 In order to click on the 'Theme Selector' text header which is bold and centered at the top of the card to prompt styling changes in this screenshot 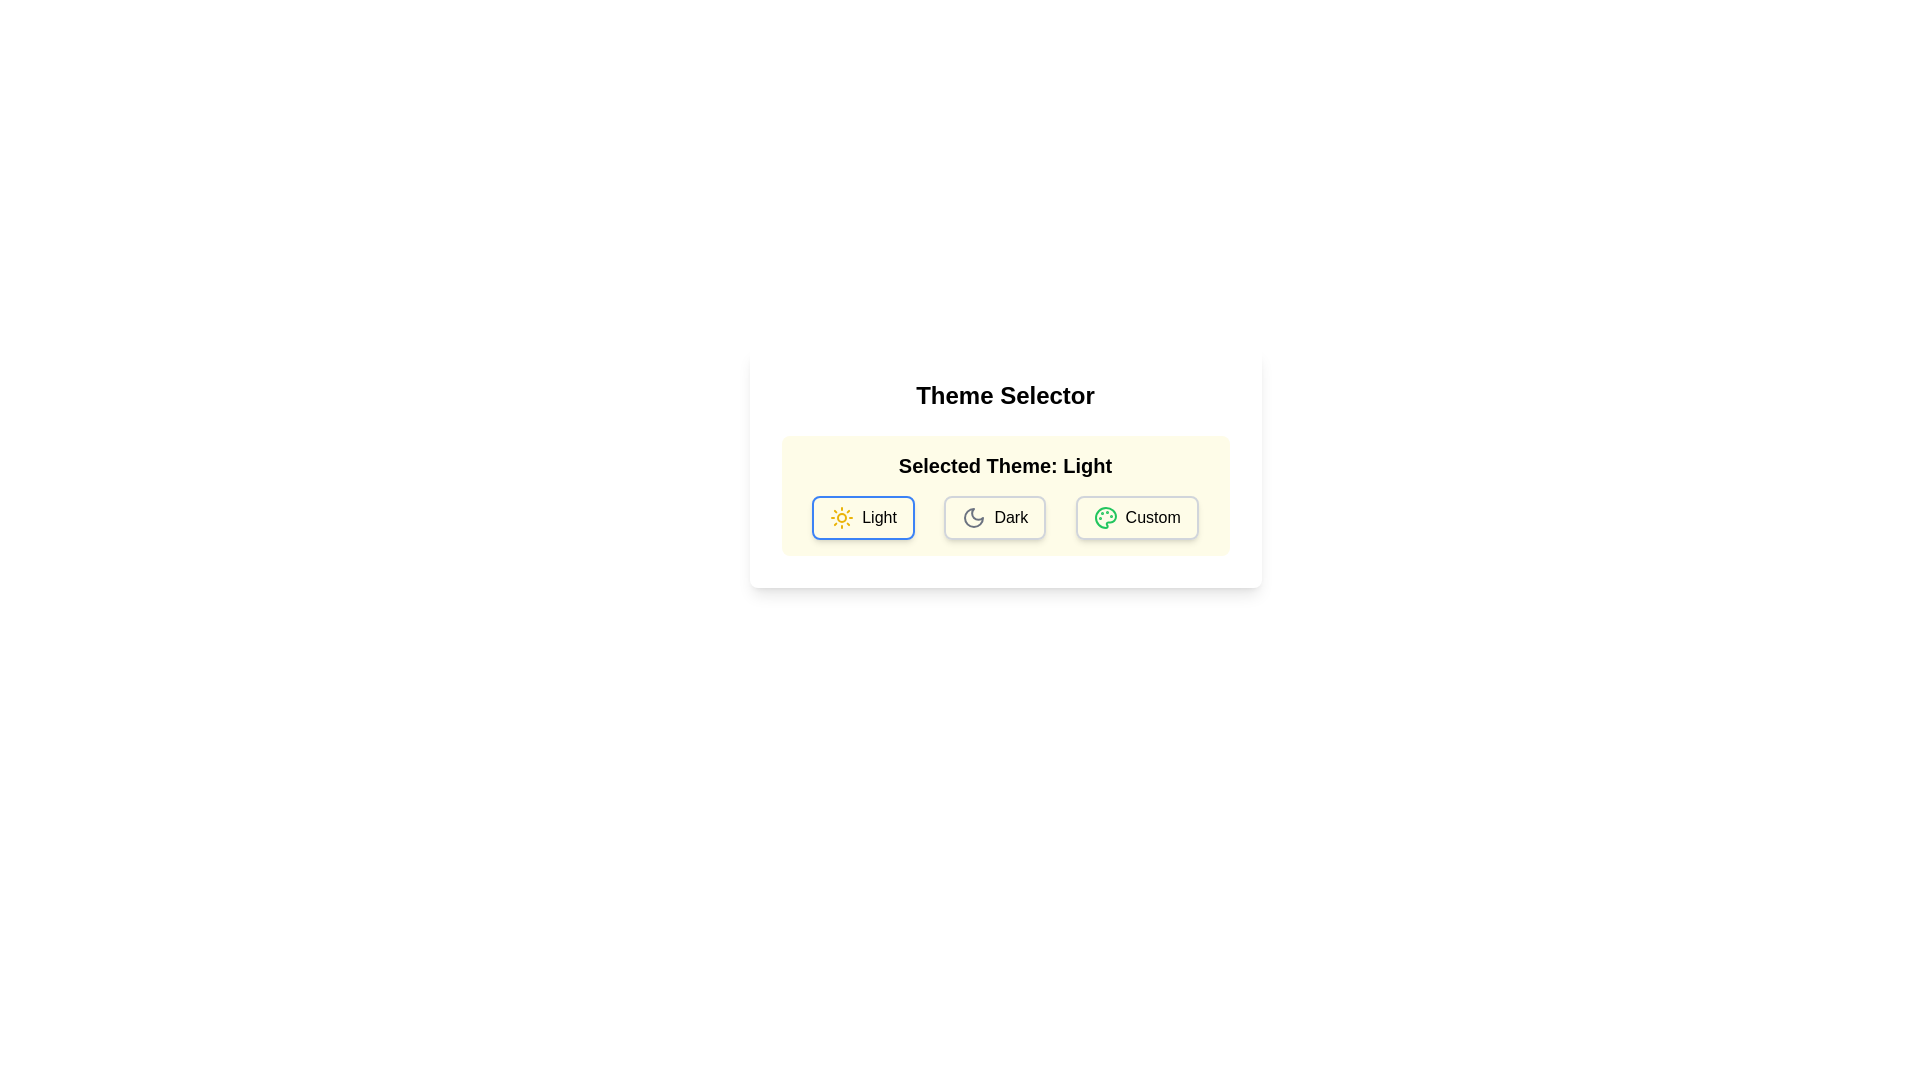, I will do `click(1005, 396)`.